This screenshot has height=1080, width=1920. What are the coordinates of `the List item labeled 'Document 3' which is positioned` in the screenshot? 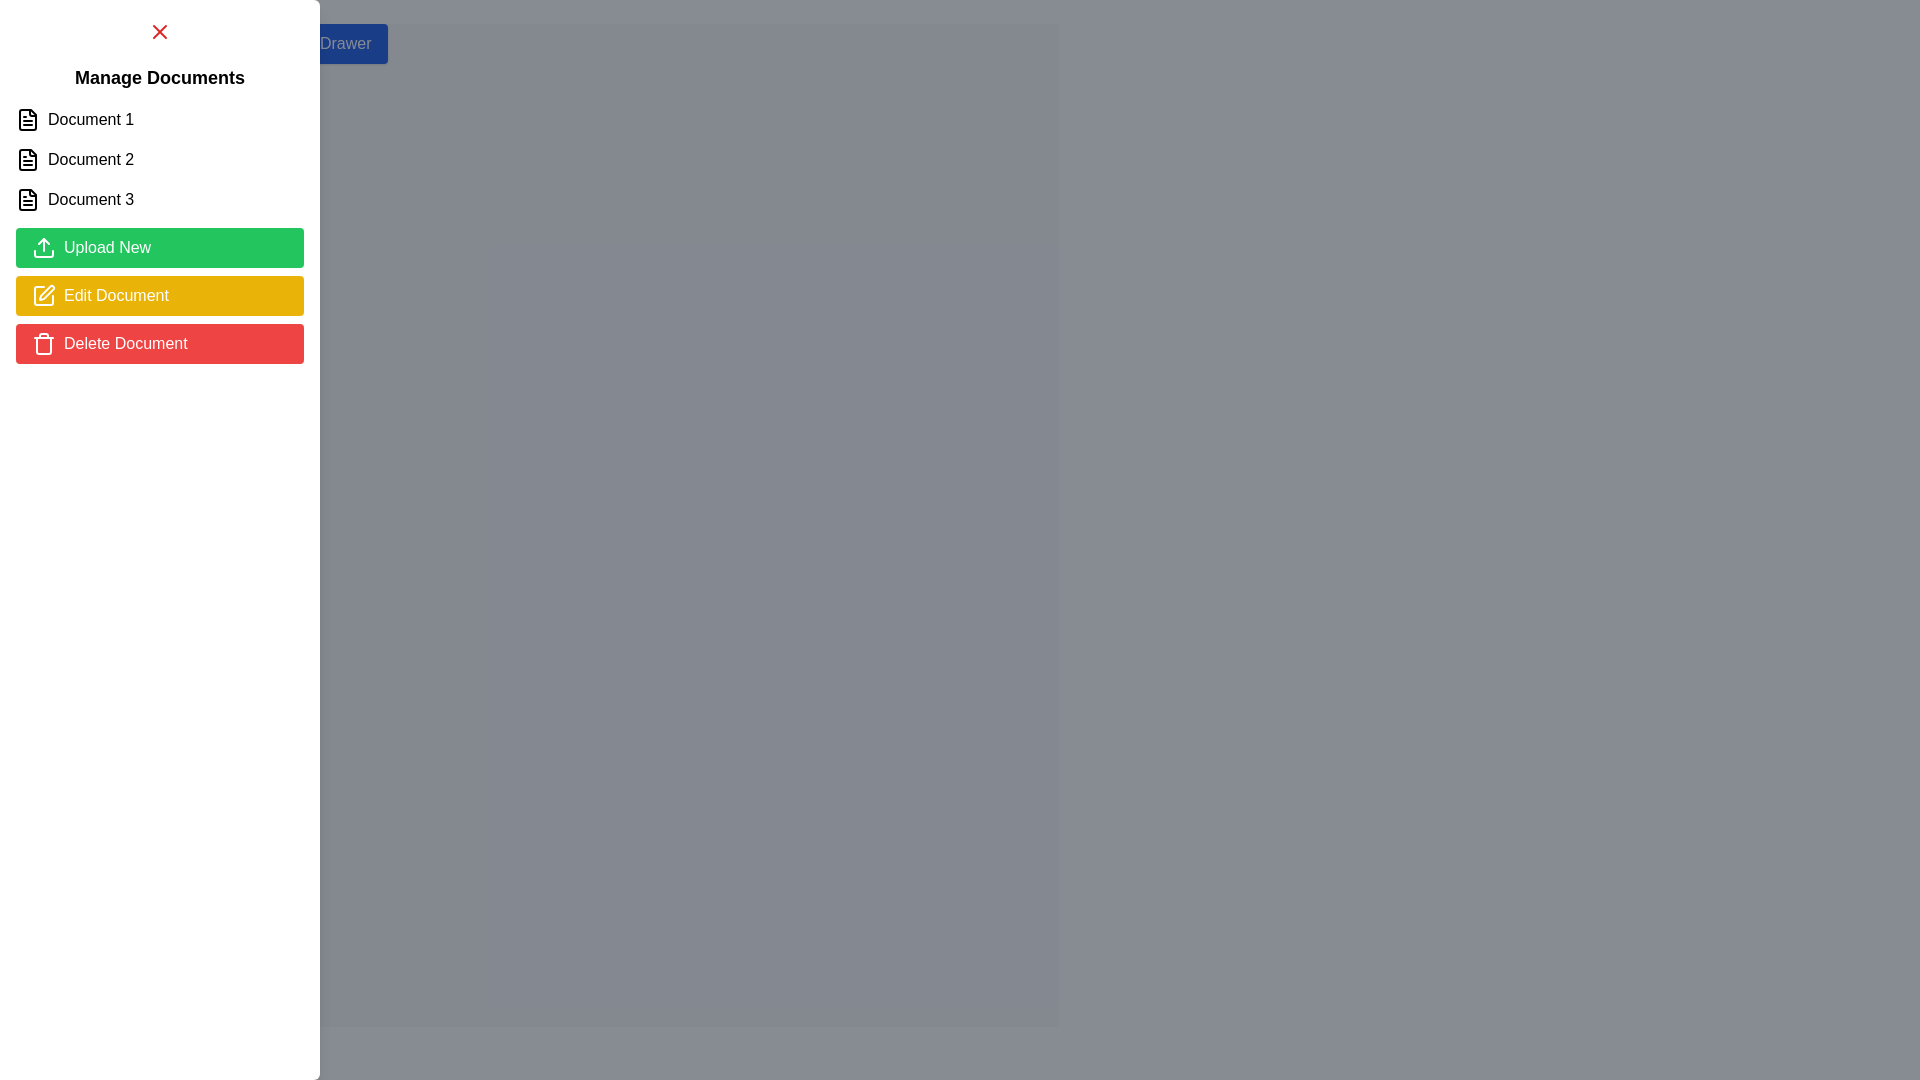 It's located at (158, 200).